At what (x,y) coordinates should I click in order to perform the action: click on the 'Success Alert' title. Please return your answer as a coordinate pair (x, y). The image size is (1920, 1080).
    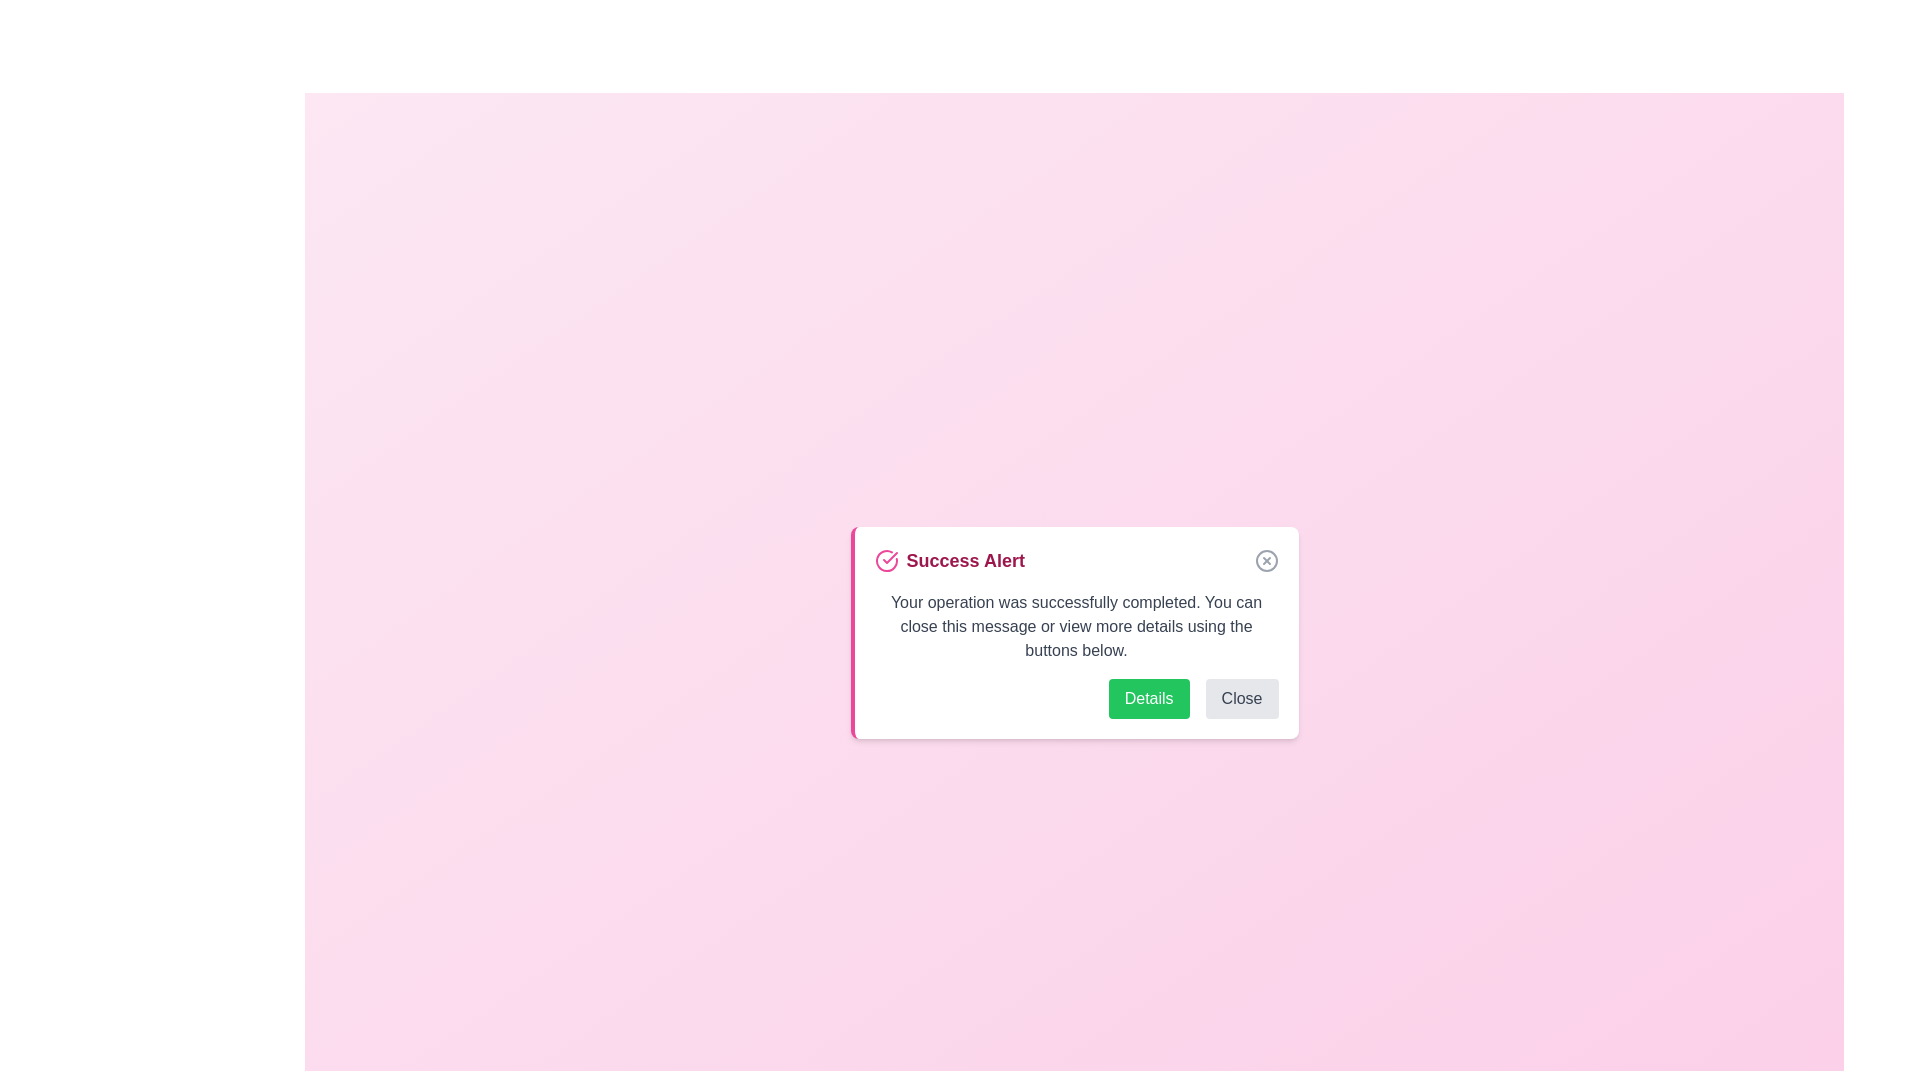
    Looking at the image, I should click on (965, 560).